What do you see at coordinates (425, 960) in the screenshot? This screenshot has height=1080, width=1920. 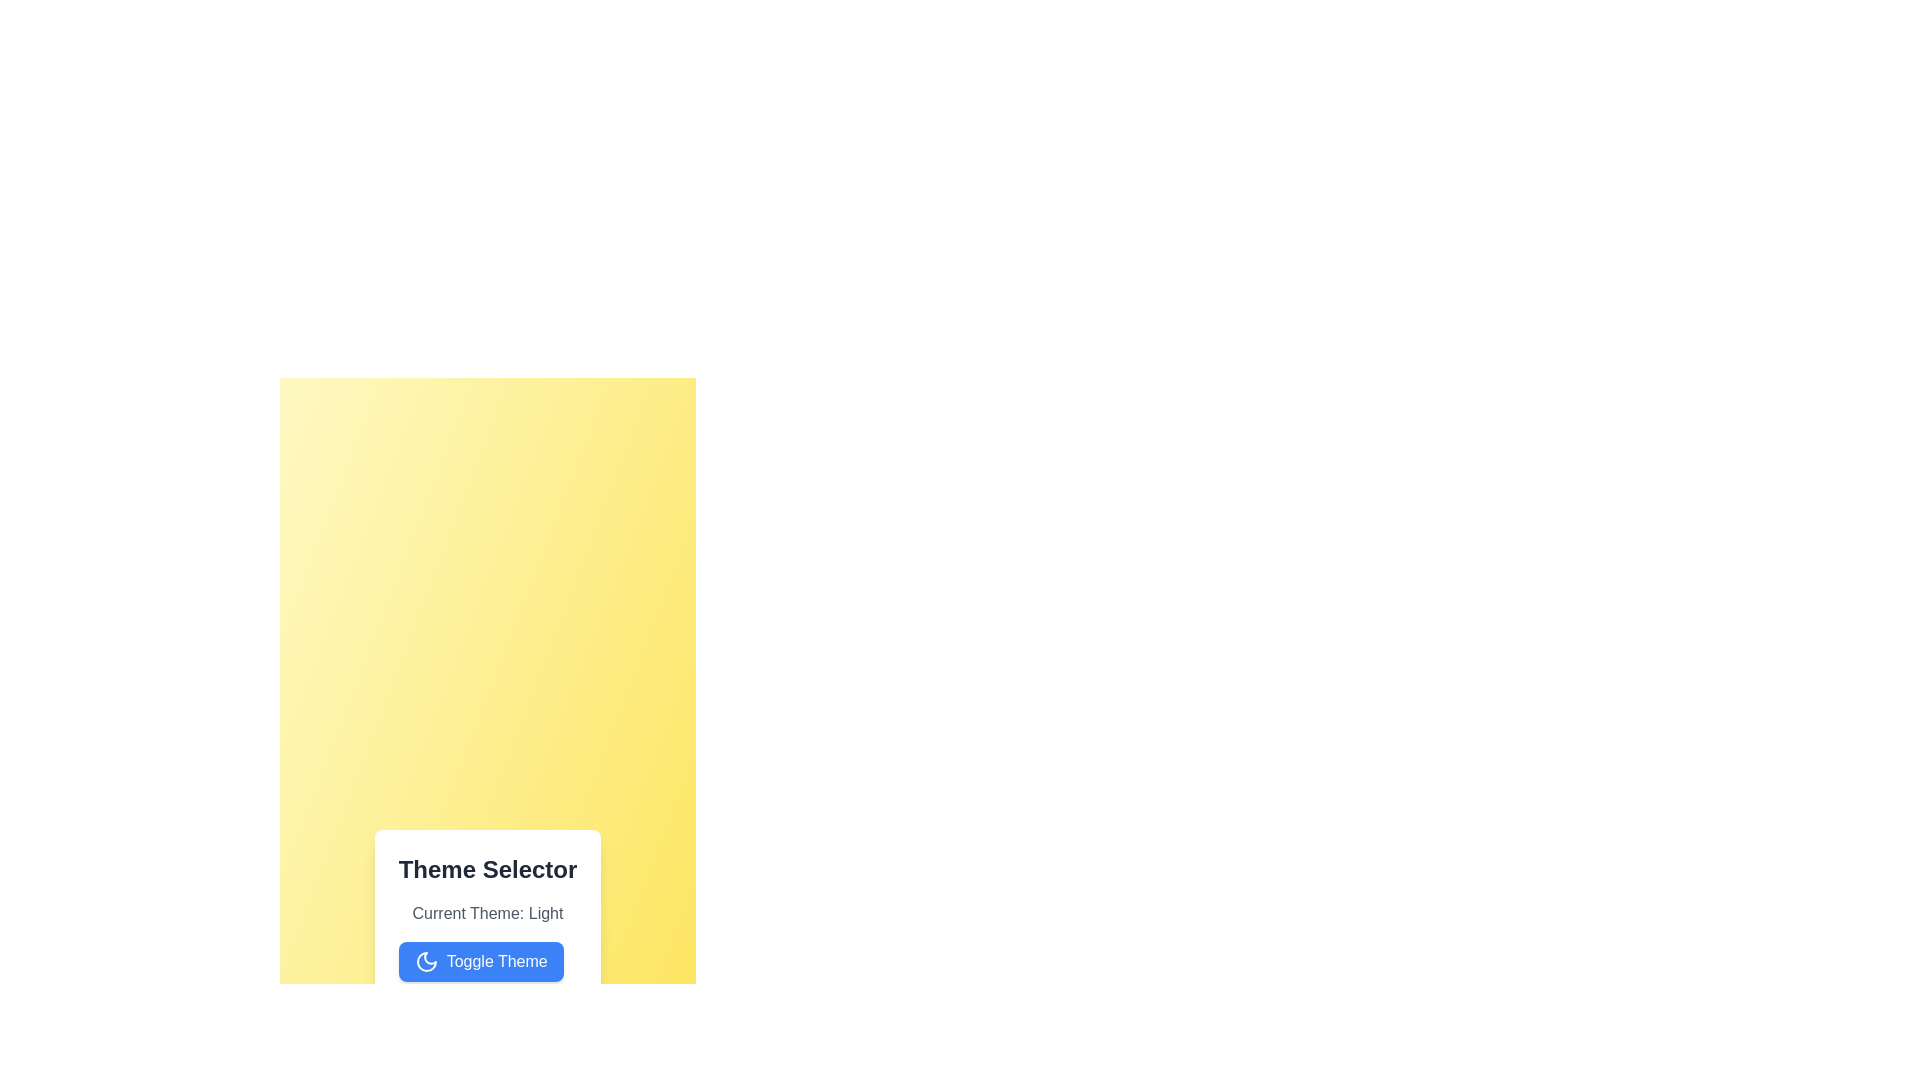 I see `the moon icon and verify that it represents the 'Light' theme` at bounding box center [425, 960].